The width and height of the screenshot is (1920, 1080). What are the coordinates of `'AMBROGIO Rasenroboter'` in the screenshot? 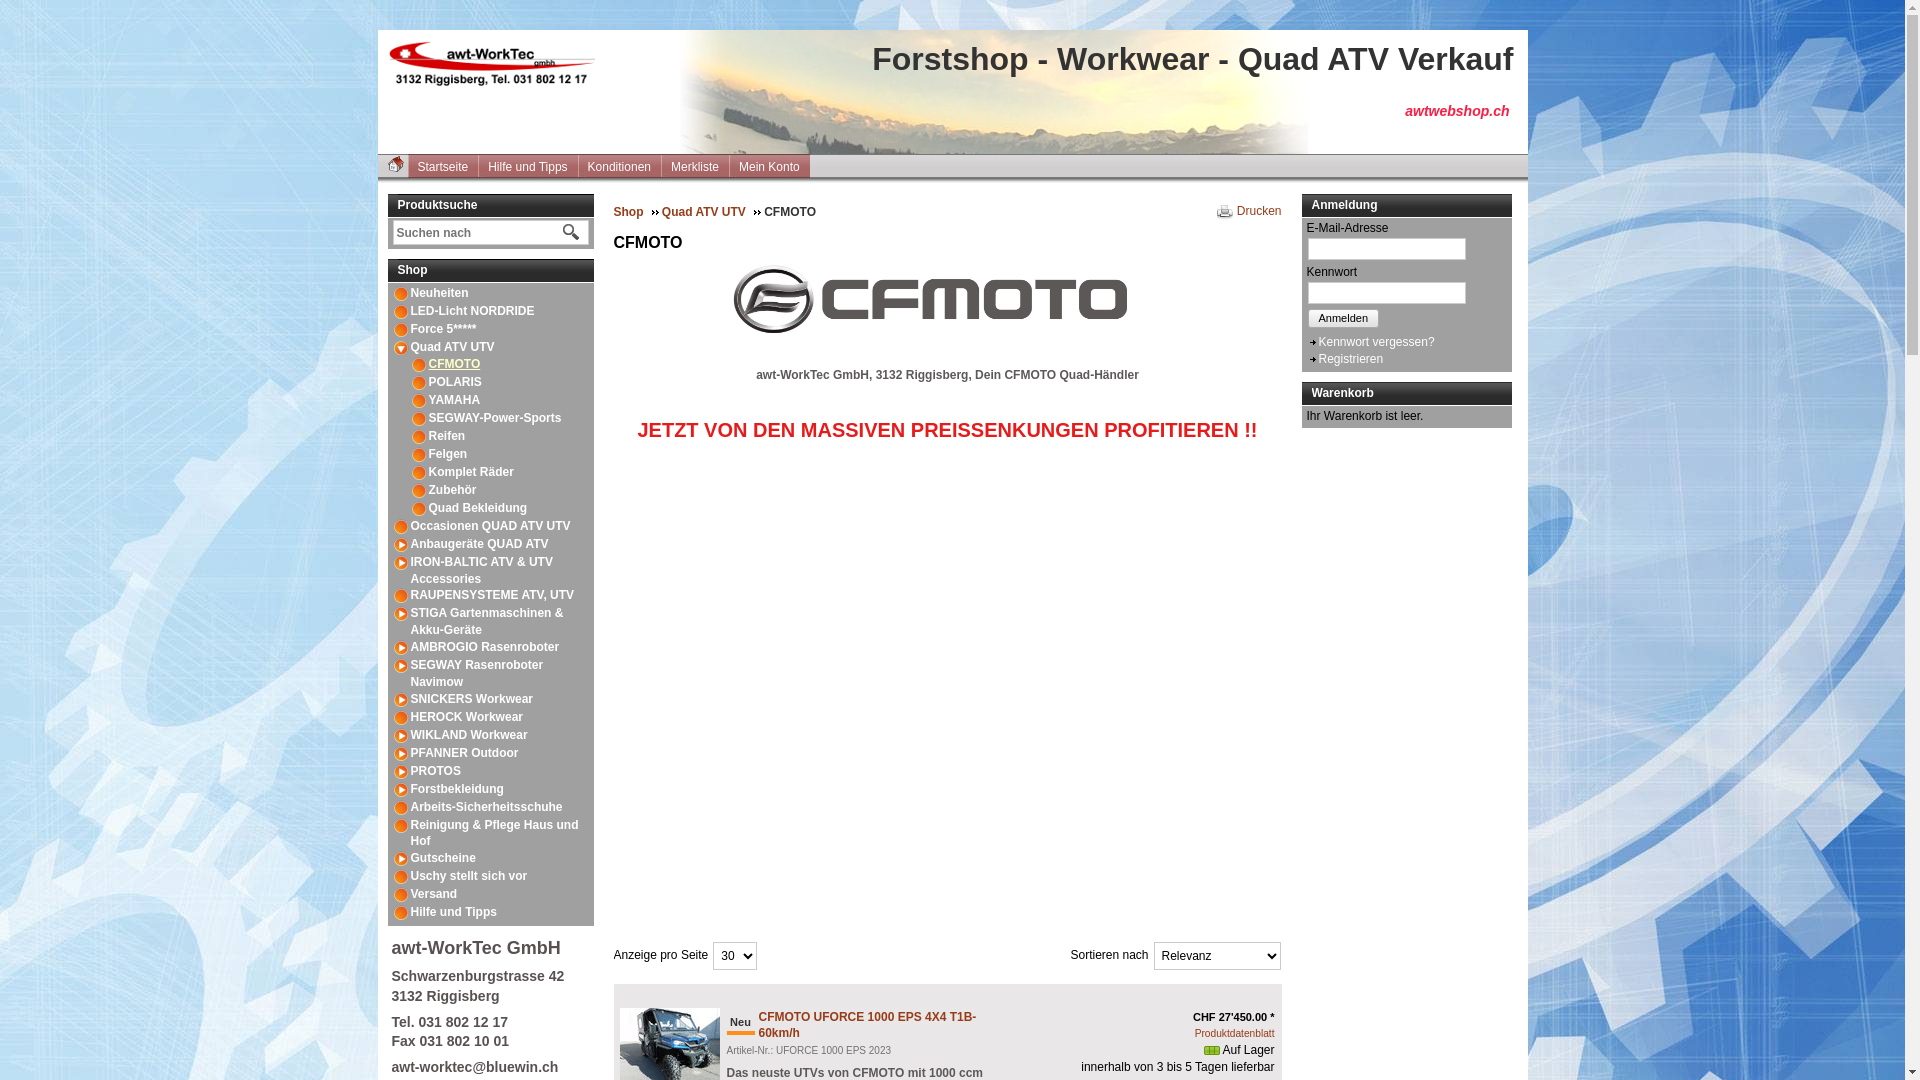 It's located at (485, 647).